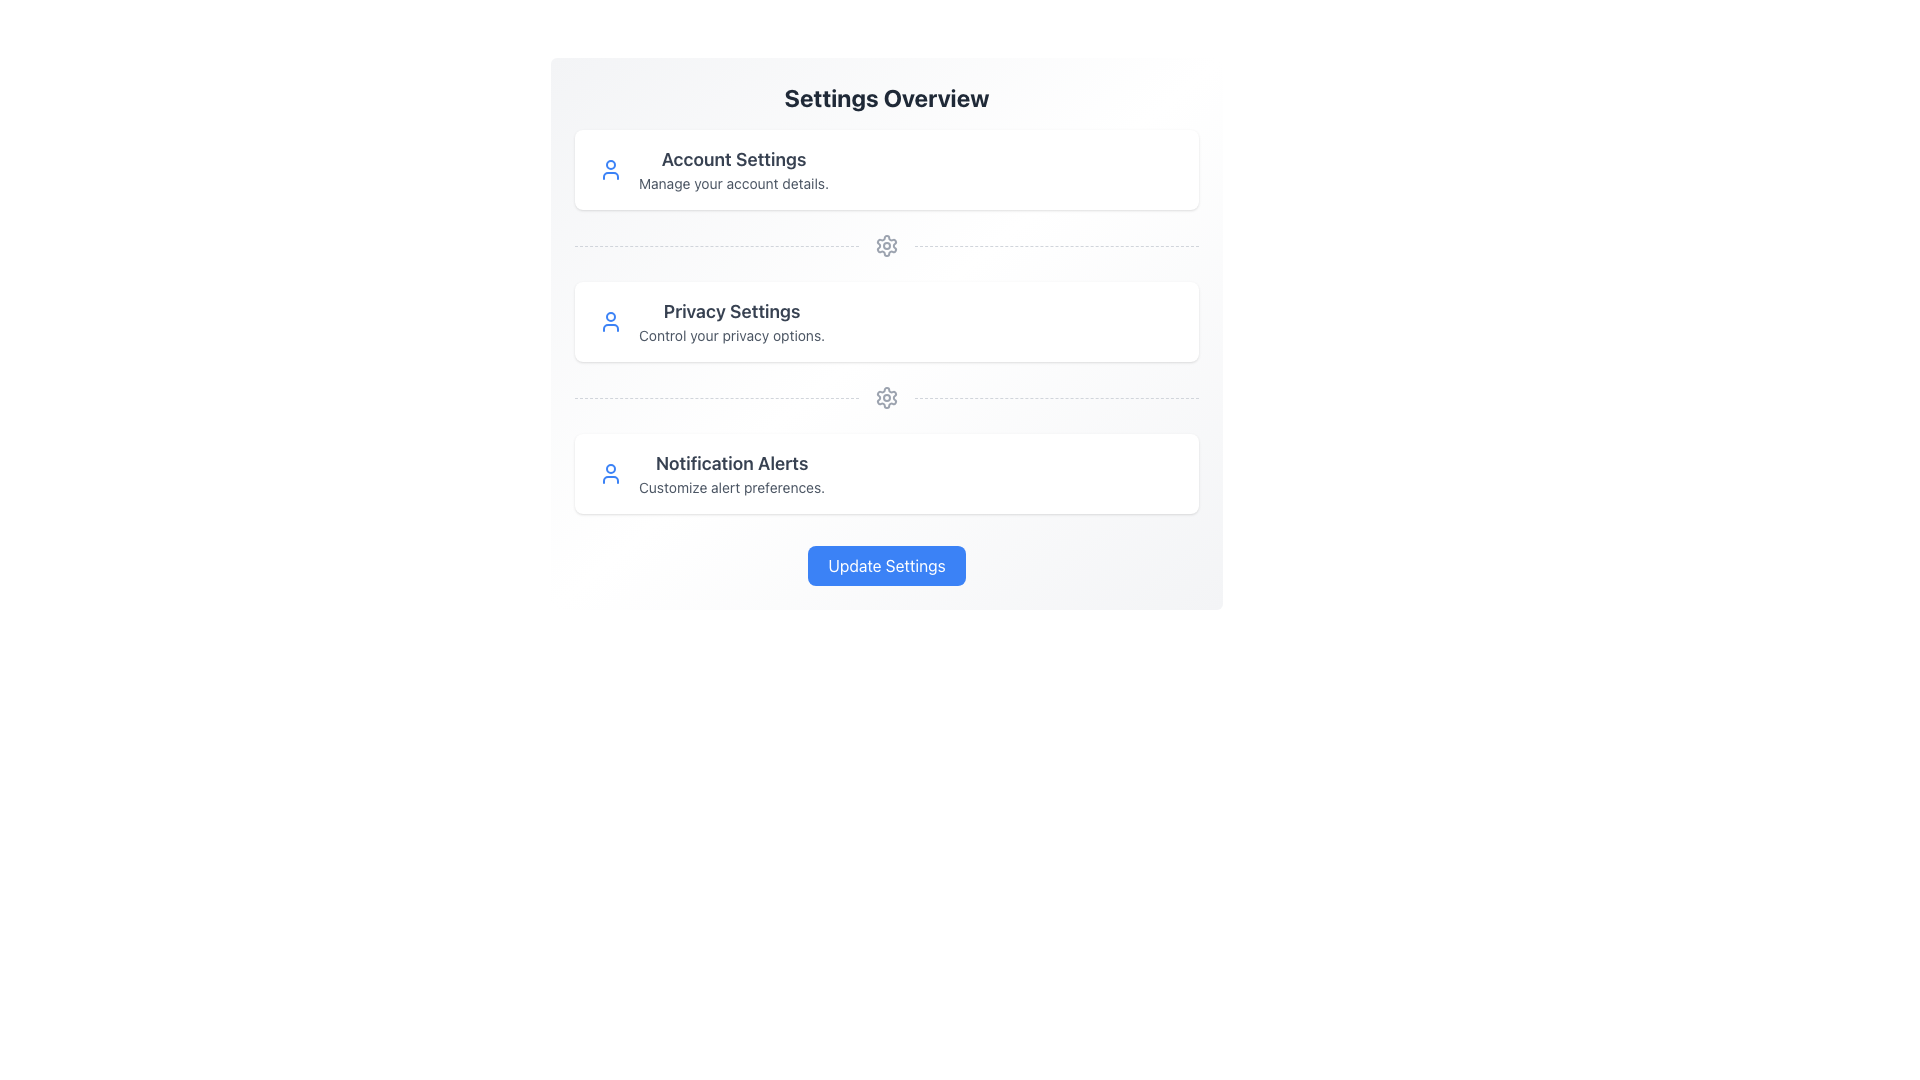 This screenshot has height=1080, width=1920. I want to click on the gear icon located at the center of a horizontal dashed line divider between the 'Privacy Settings' and 'Notification Alerts' sections, so click(886, 245).